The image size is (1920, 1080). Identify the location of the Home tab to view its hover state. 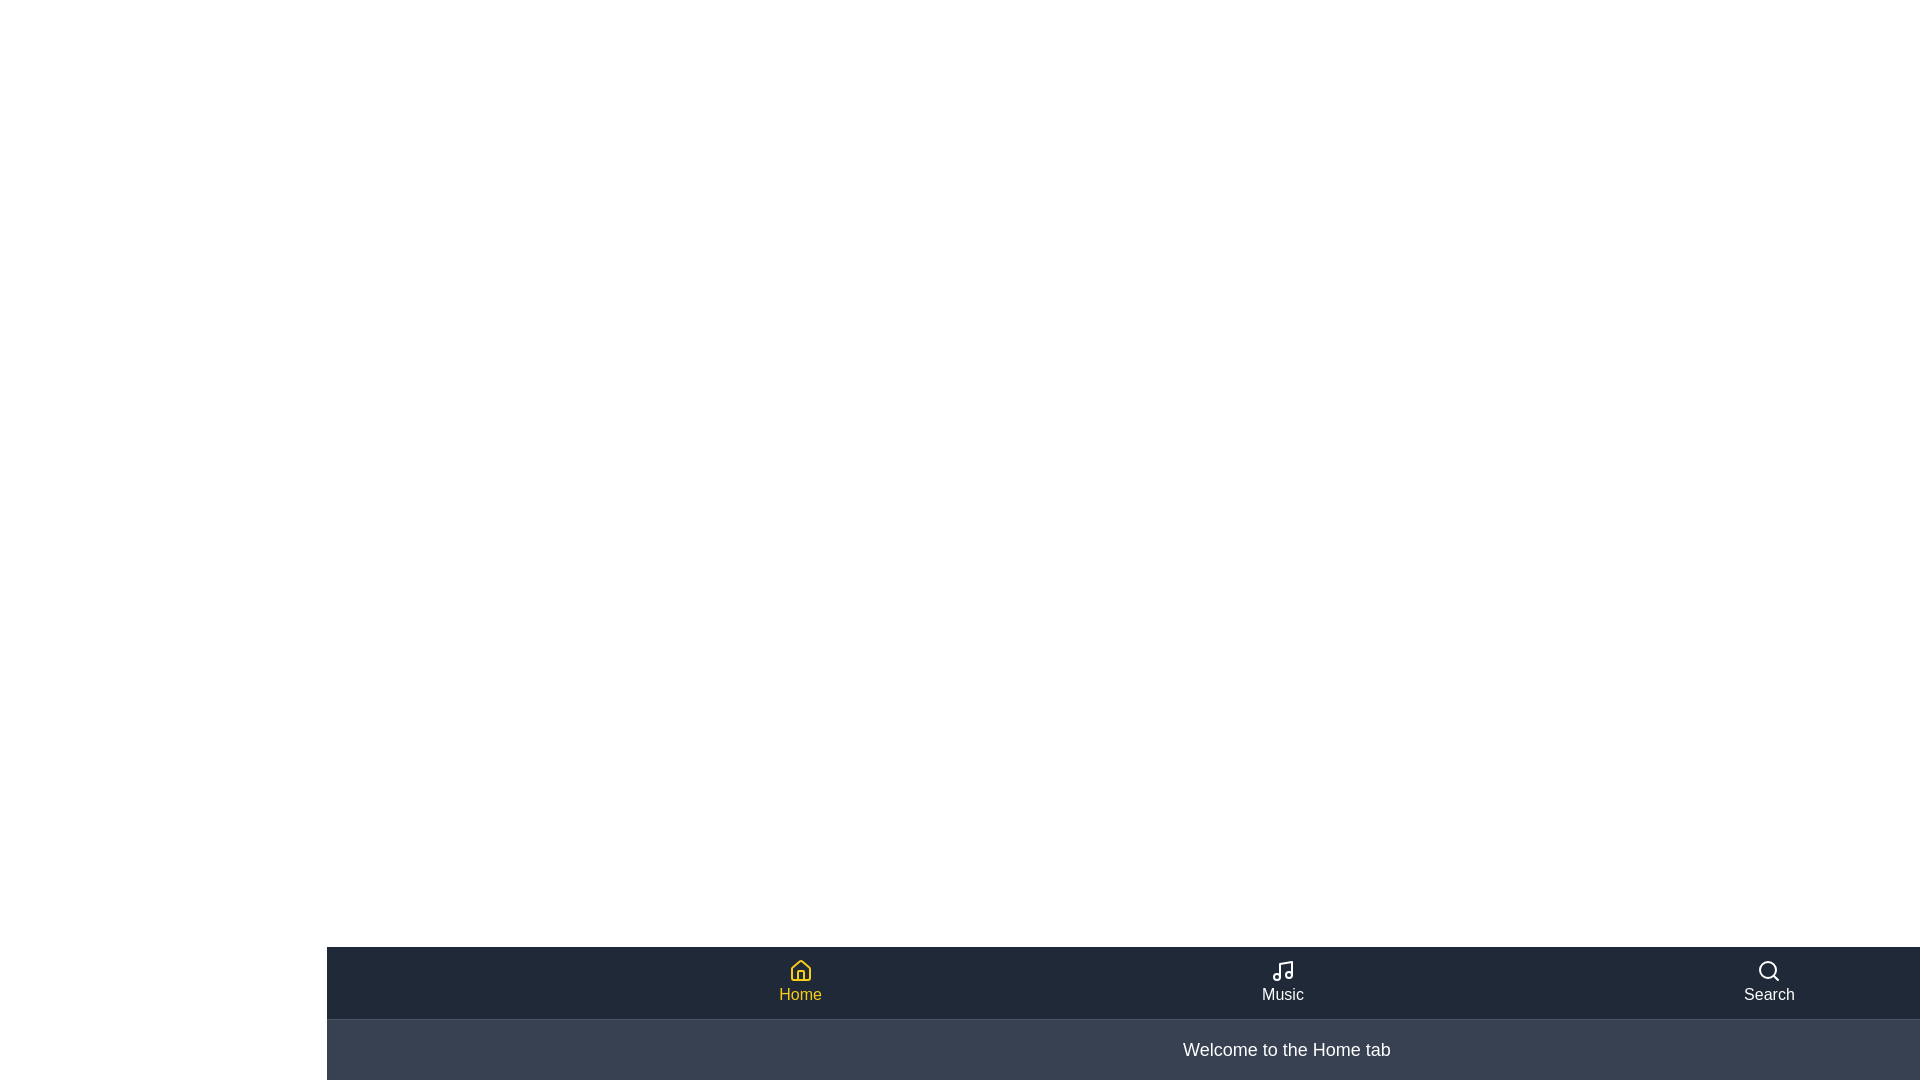
(800, 982).